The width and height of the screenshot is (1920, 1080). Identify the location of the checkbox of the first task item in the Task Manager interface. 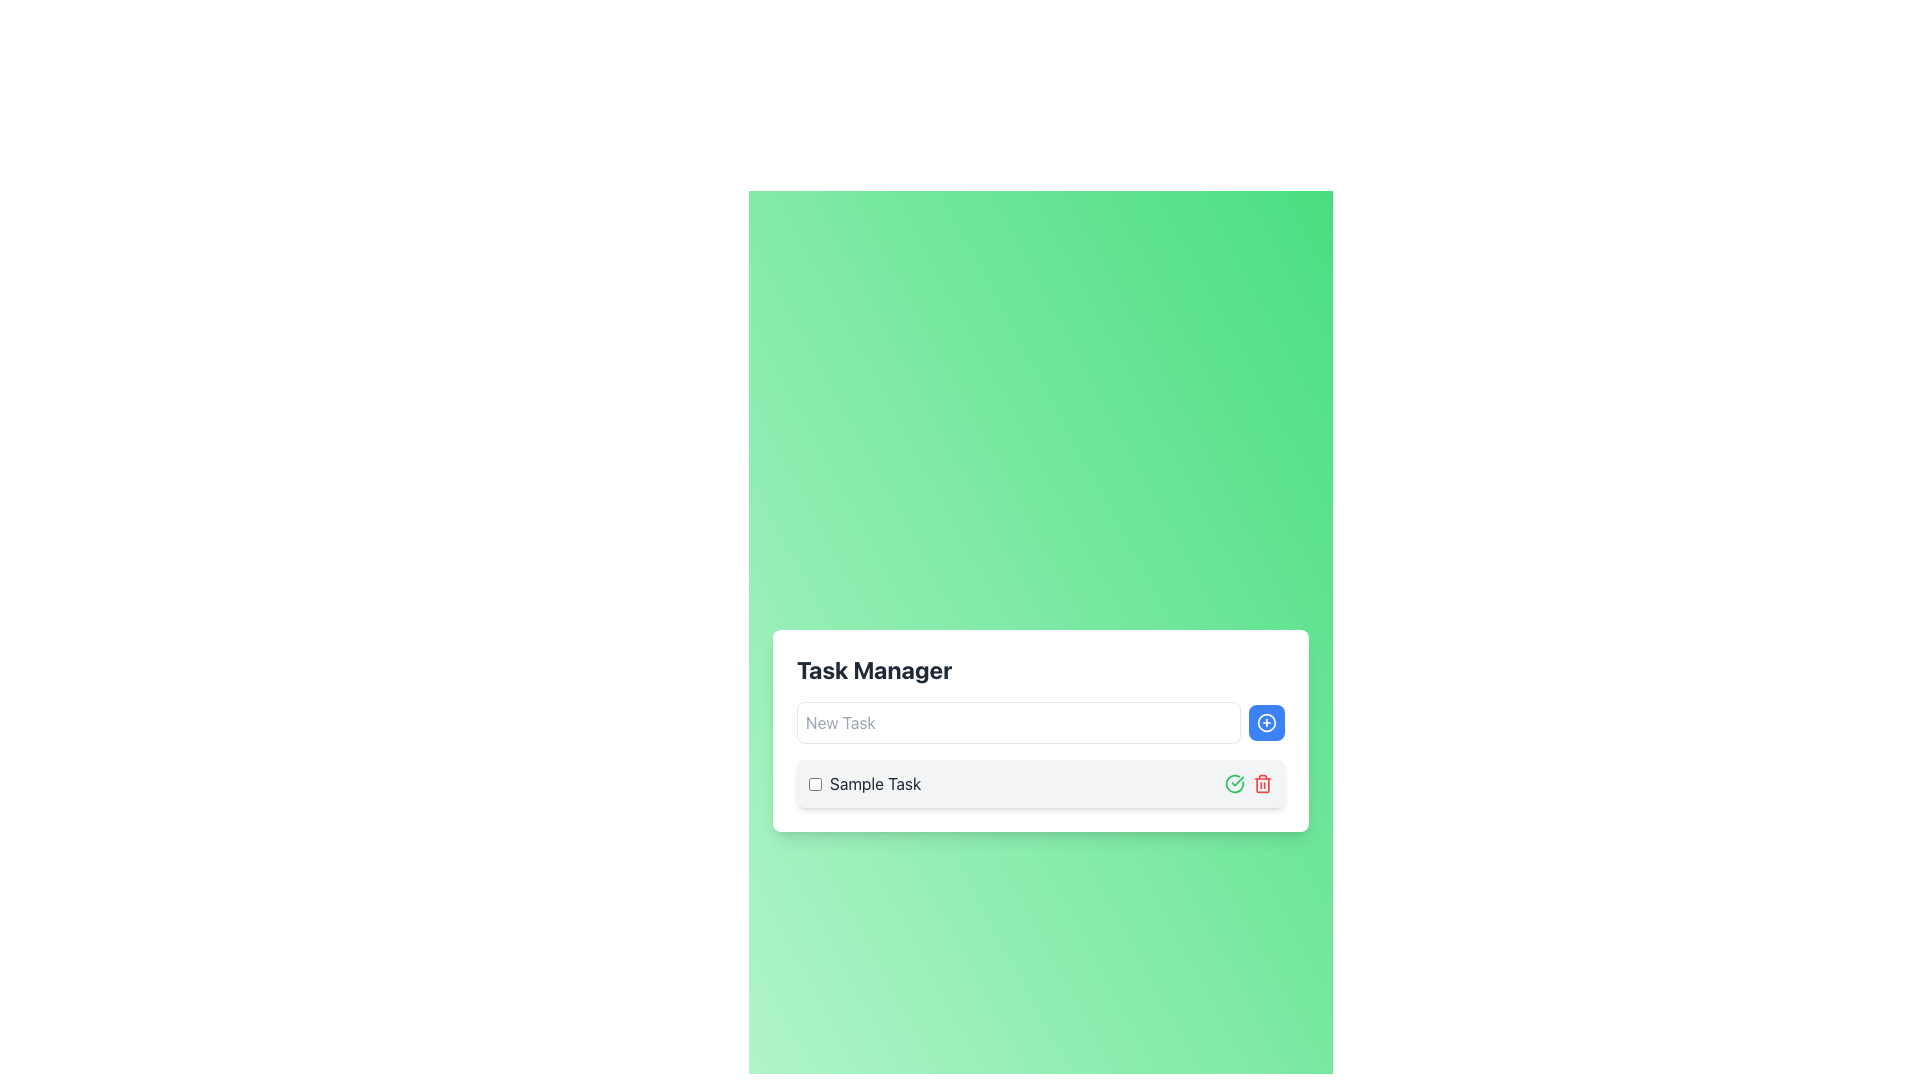
(1040, 782).